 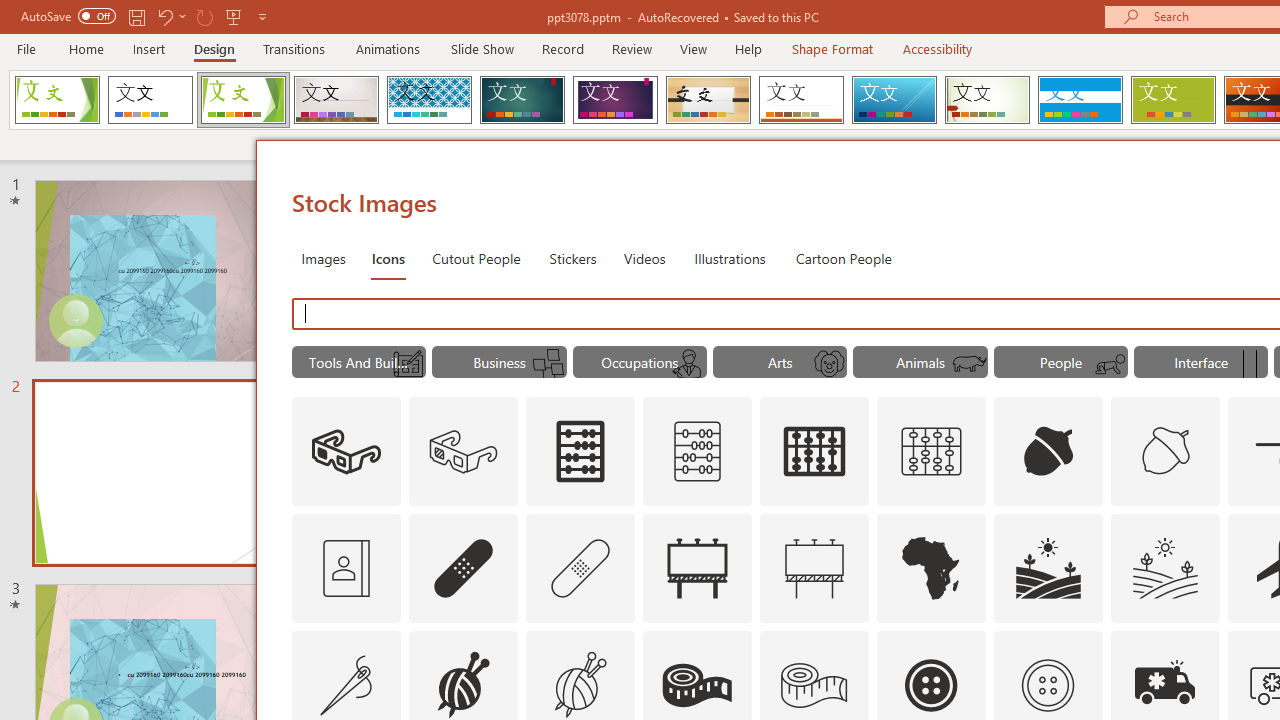 What do you see at coordinates (1166, 568) in the screenshot?
I see `'AutomationID: Icons_Agriculture_M'` at bounding box center [1166, 568].